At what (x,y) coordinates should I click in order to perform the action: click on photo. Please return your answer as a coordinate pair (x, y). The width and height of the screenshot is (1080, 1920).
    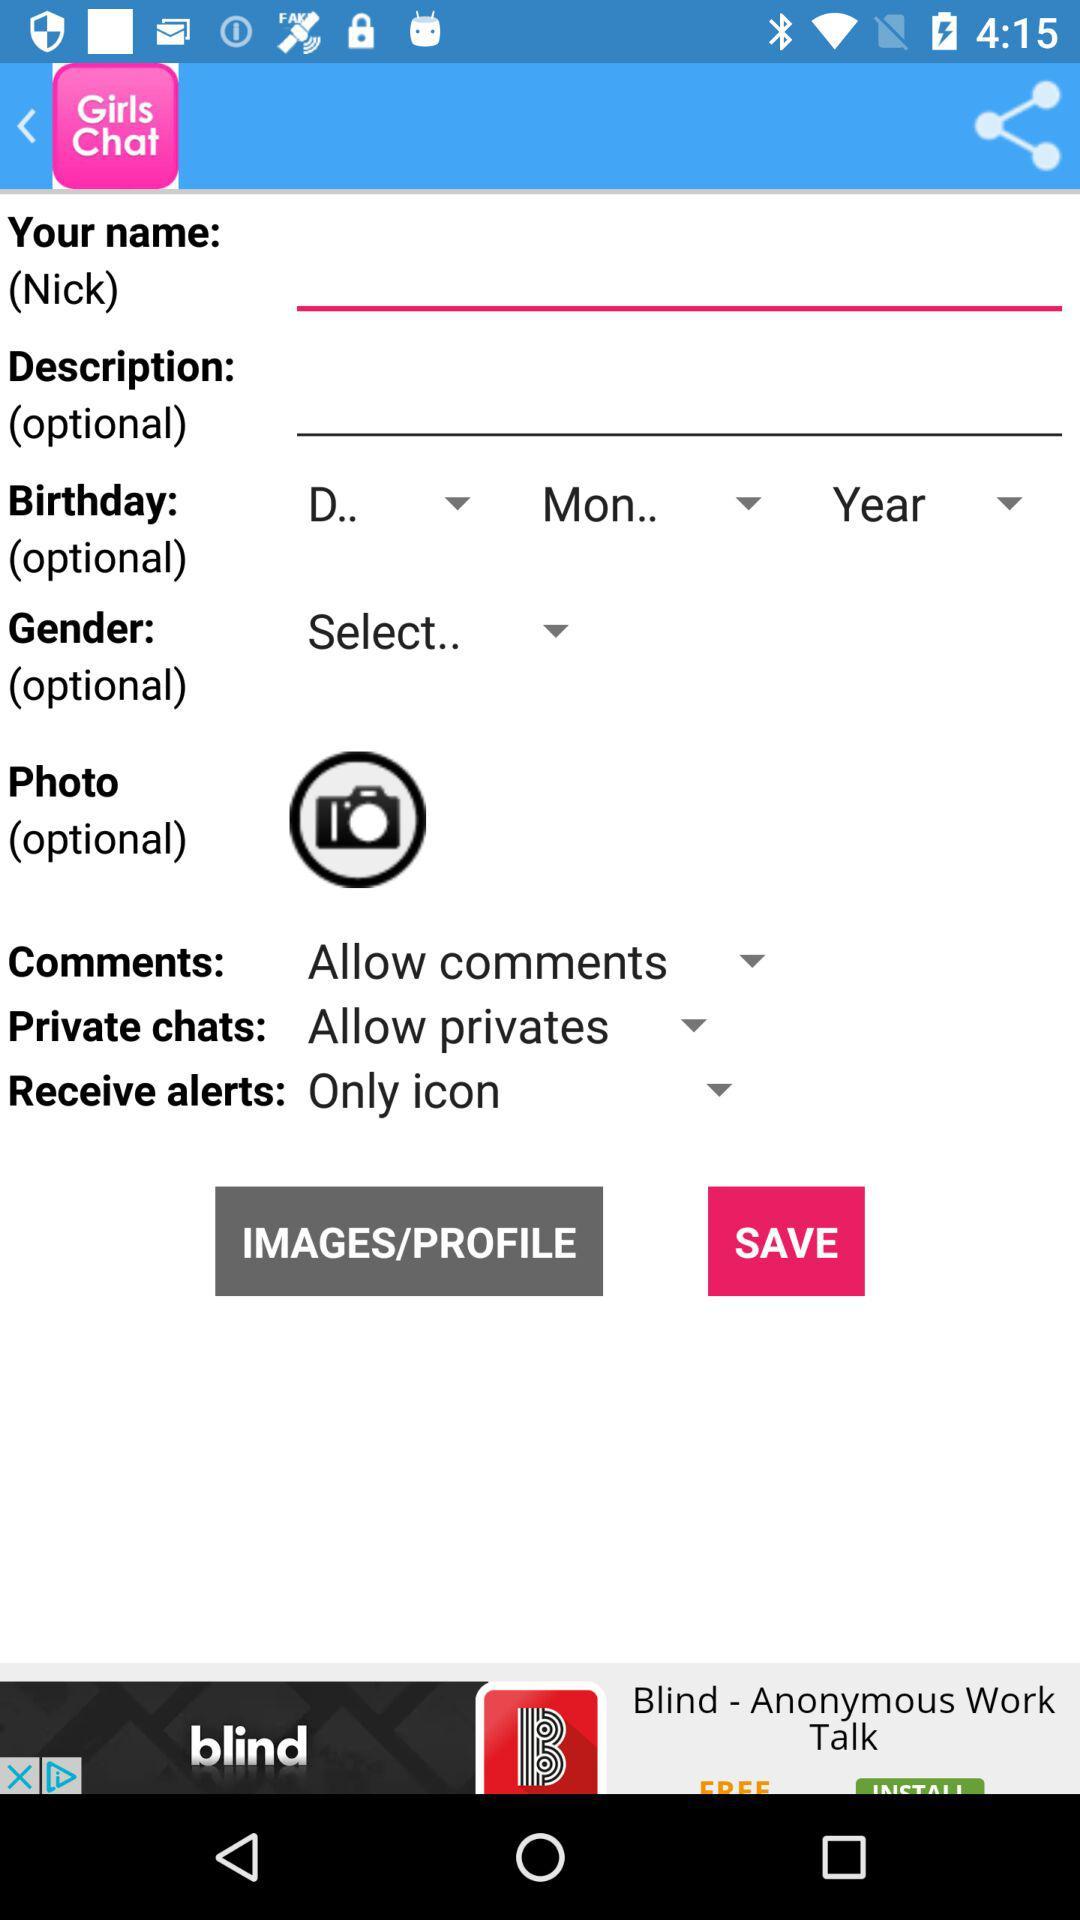
    Looking at the image, I should click on (356, 819).